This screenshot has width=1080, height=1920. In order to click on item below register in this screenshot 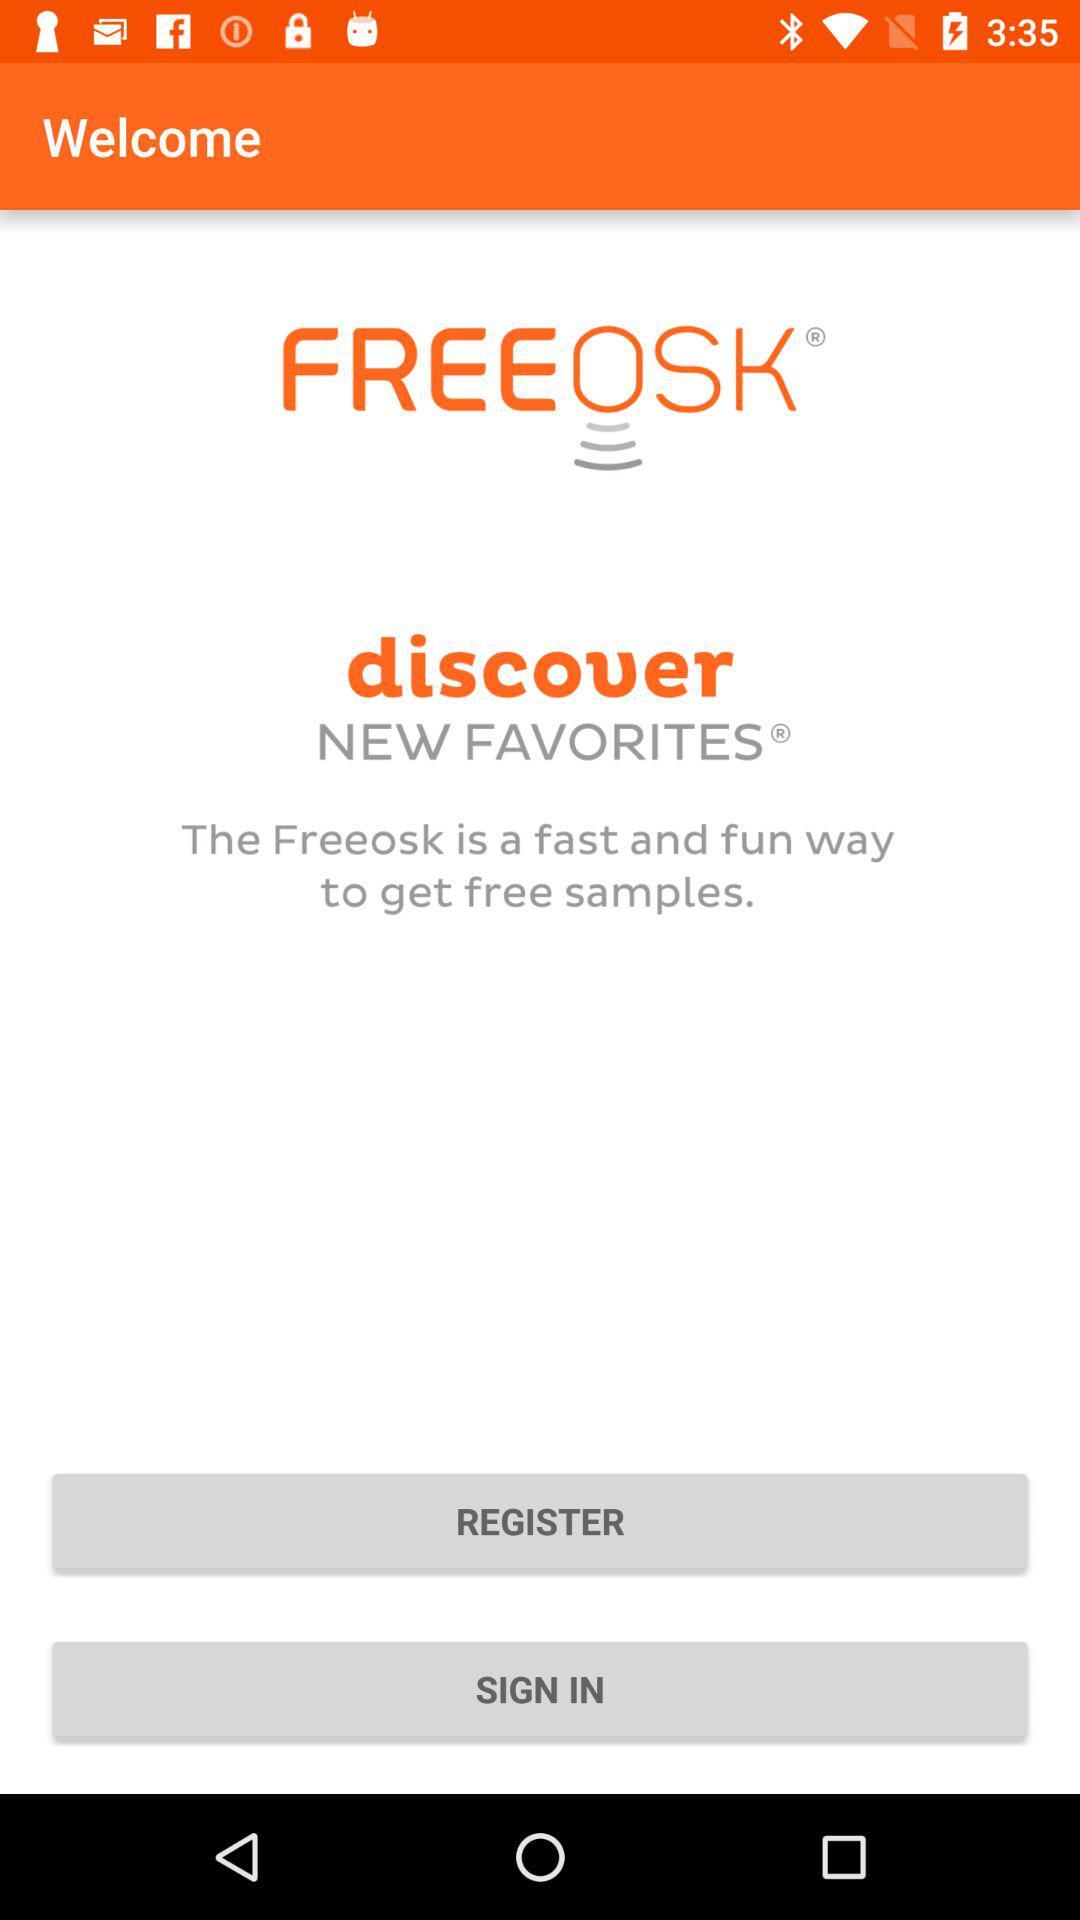, I will do `click(540, 1688)`.